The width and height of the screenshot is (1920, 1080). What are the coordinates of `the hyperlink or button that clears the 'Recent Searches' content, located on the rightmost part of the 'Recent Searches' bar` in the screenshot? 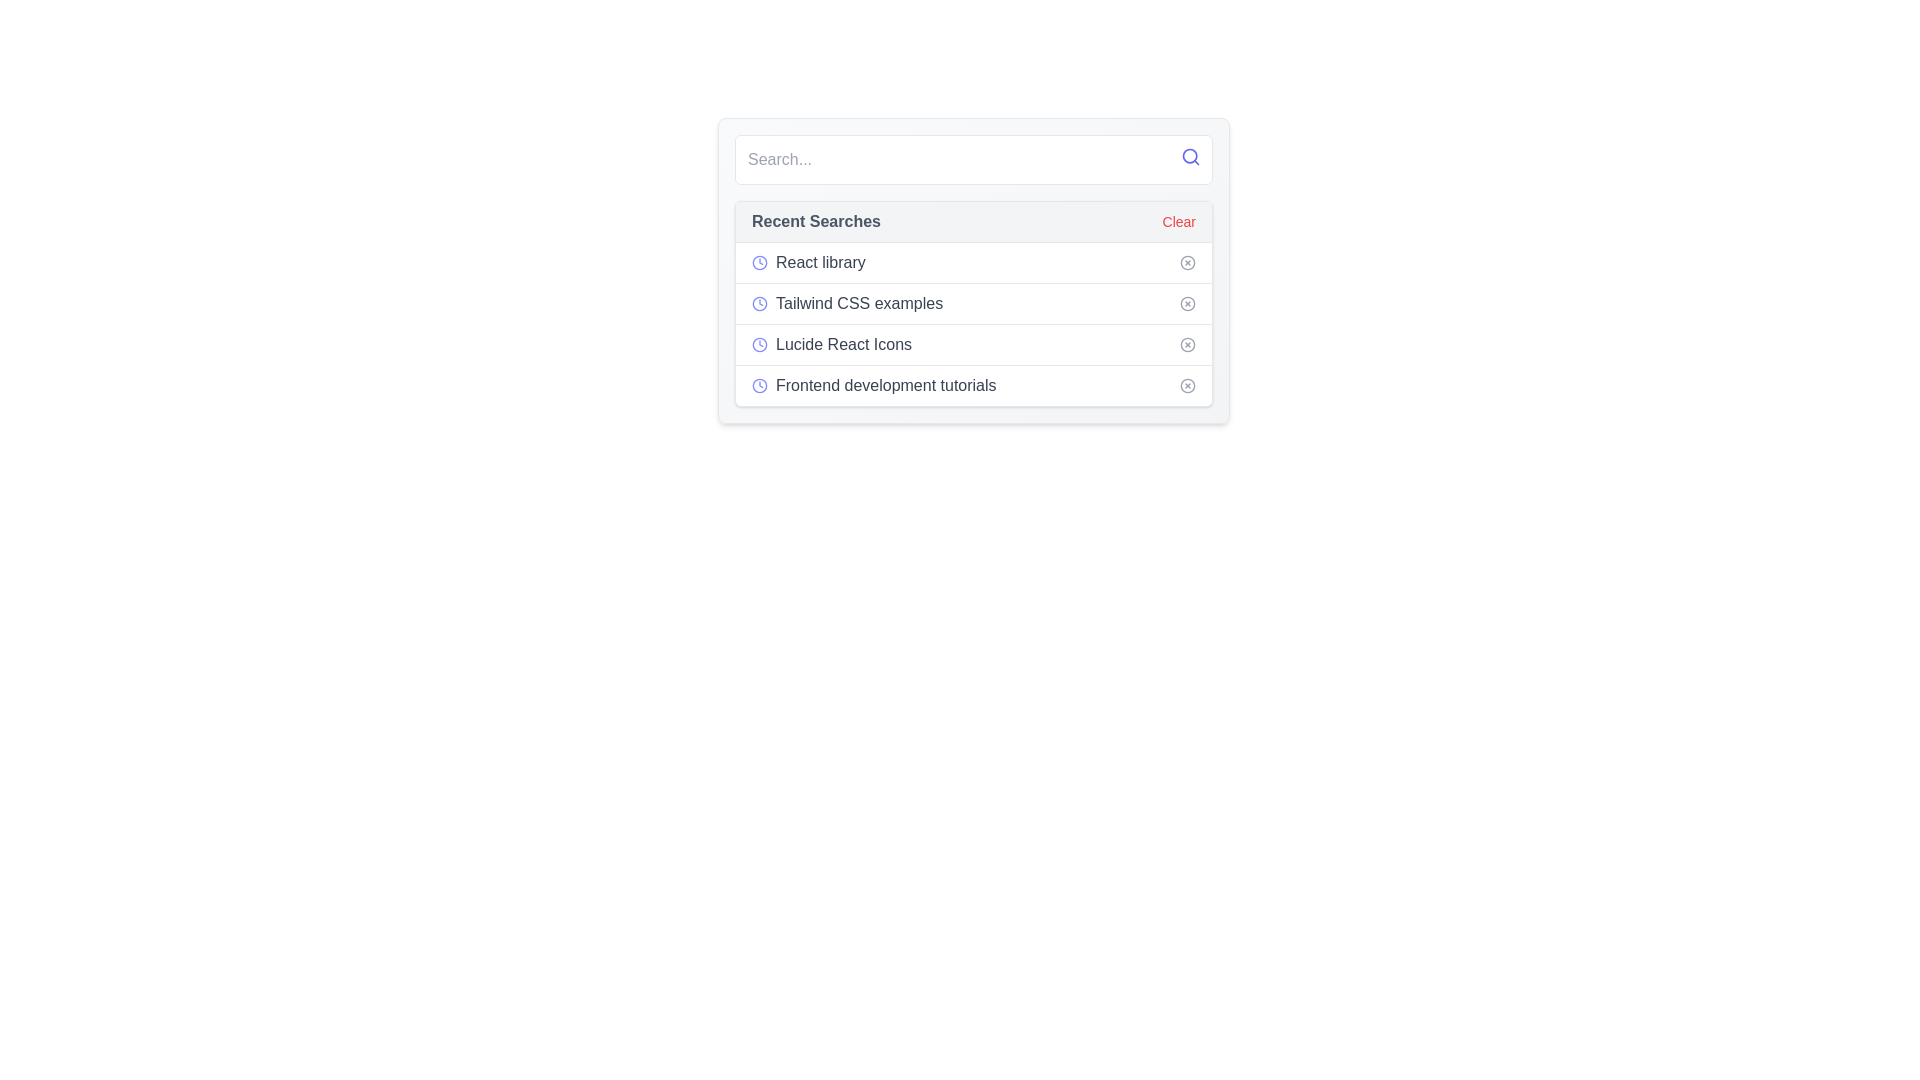 It's located at (1179, 222).